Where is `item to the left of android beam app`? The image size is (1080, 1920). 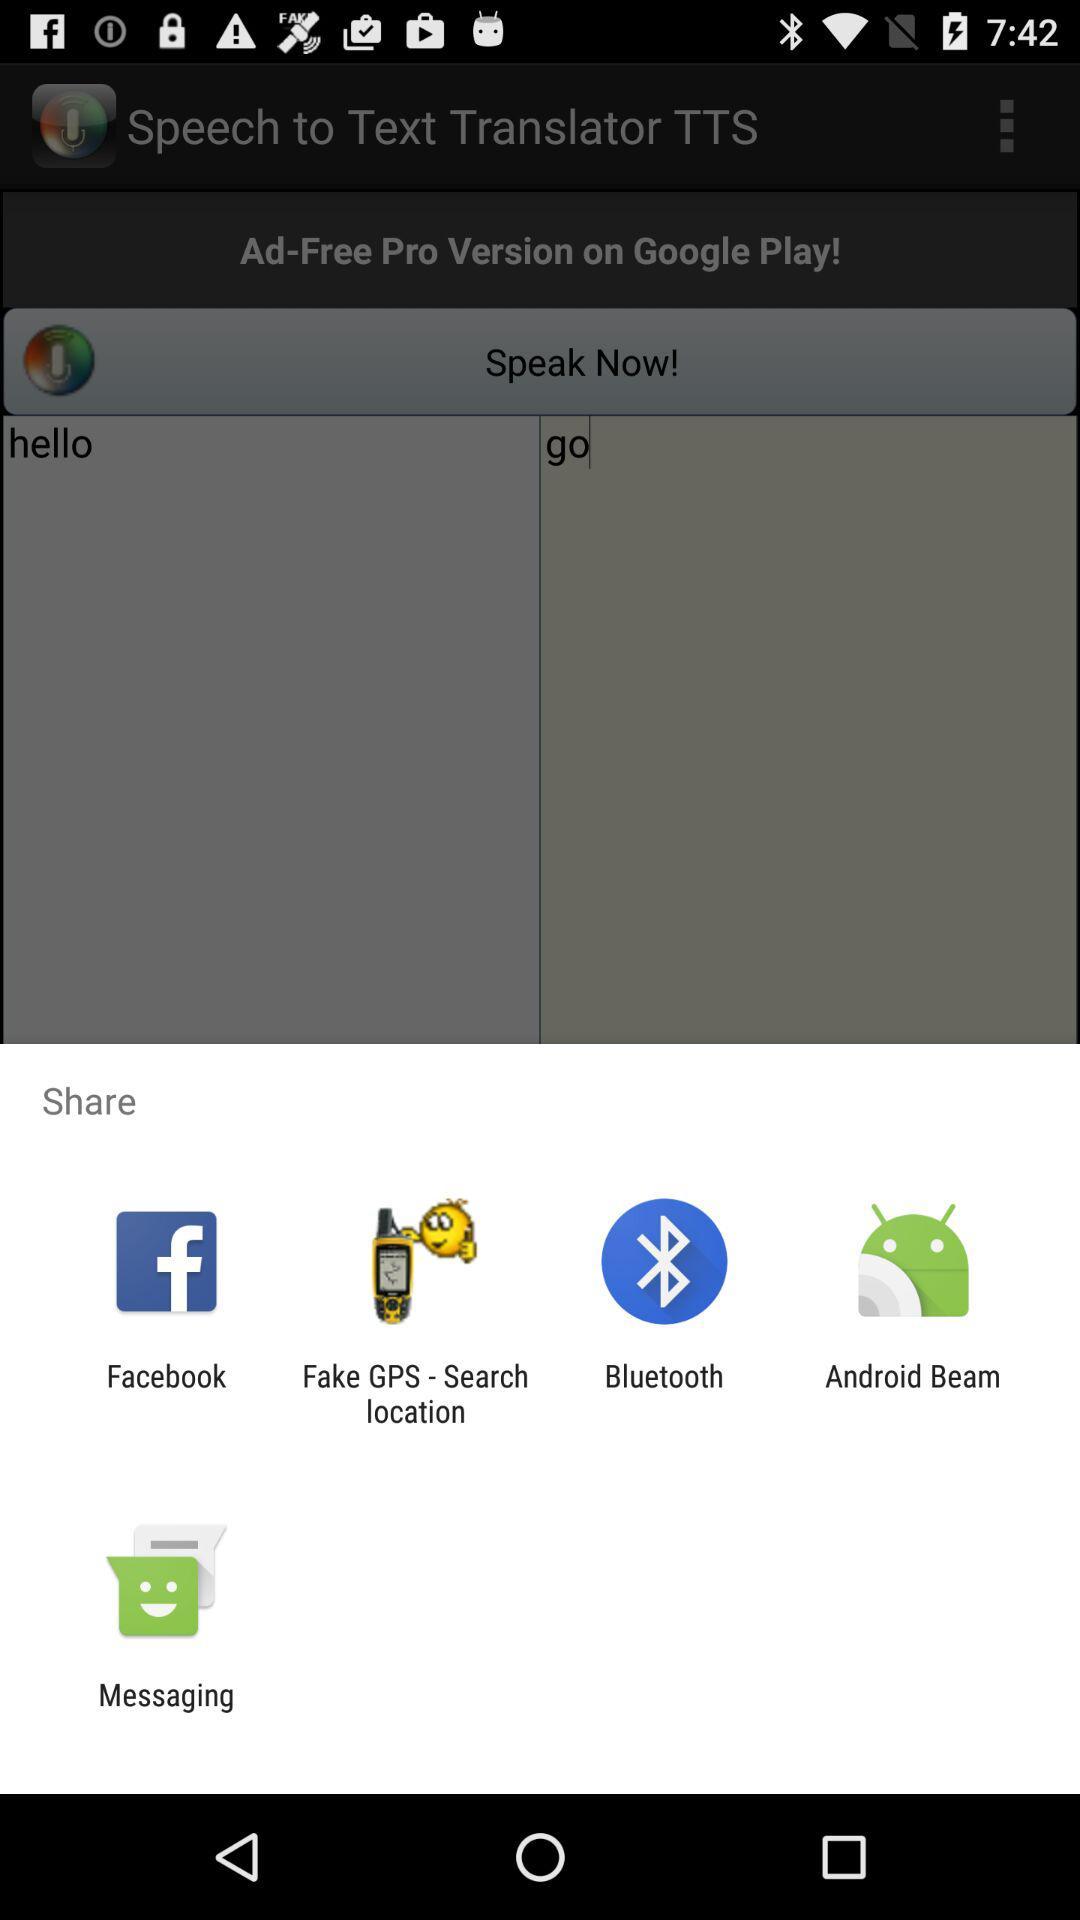 item to the left of android beam app is located at coordinates (664, 1392).